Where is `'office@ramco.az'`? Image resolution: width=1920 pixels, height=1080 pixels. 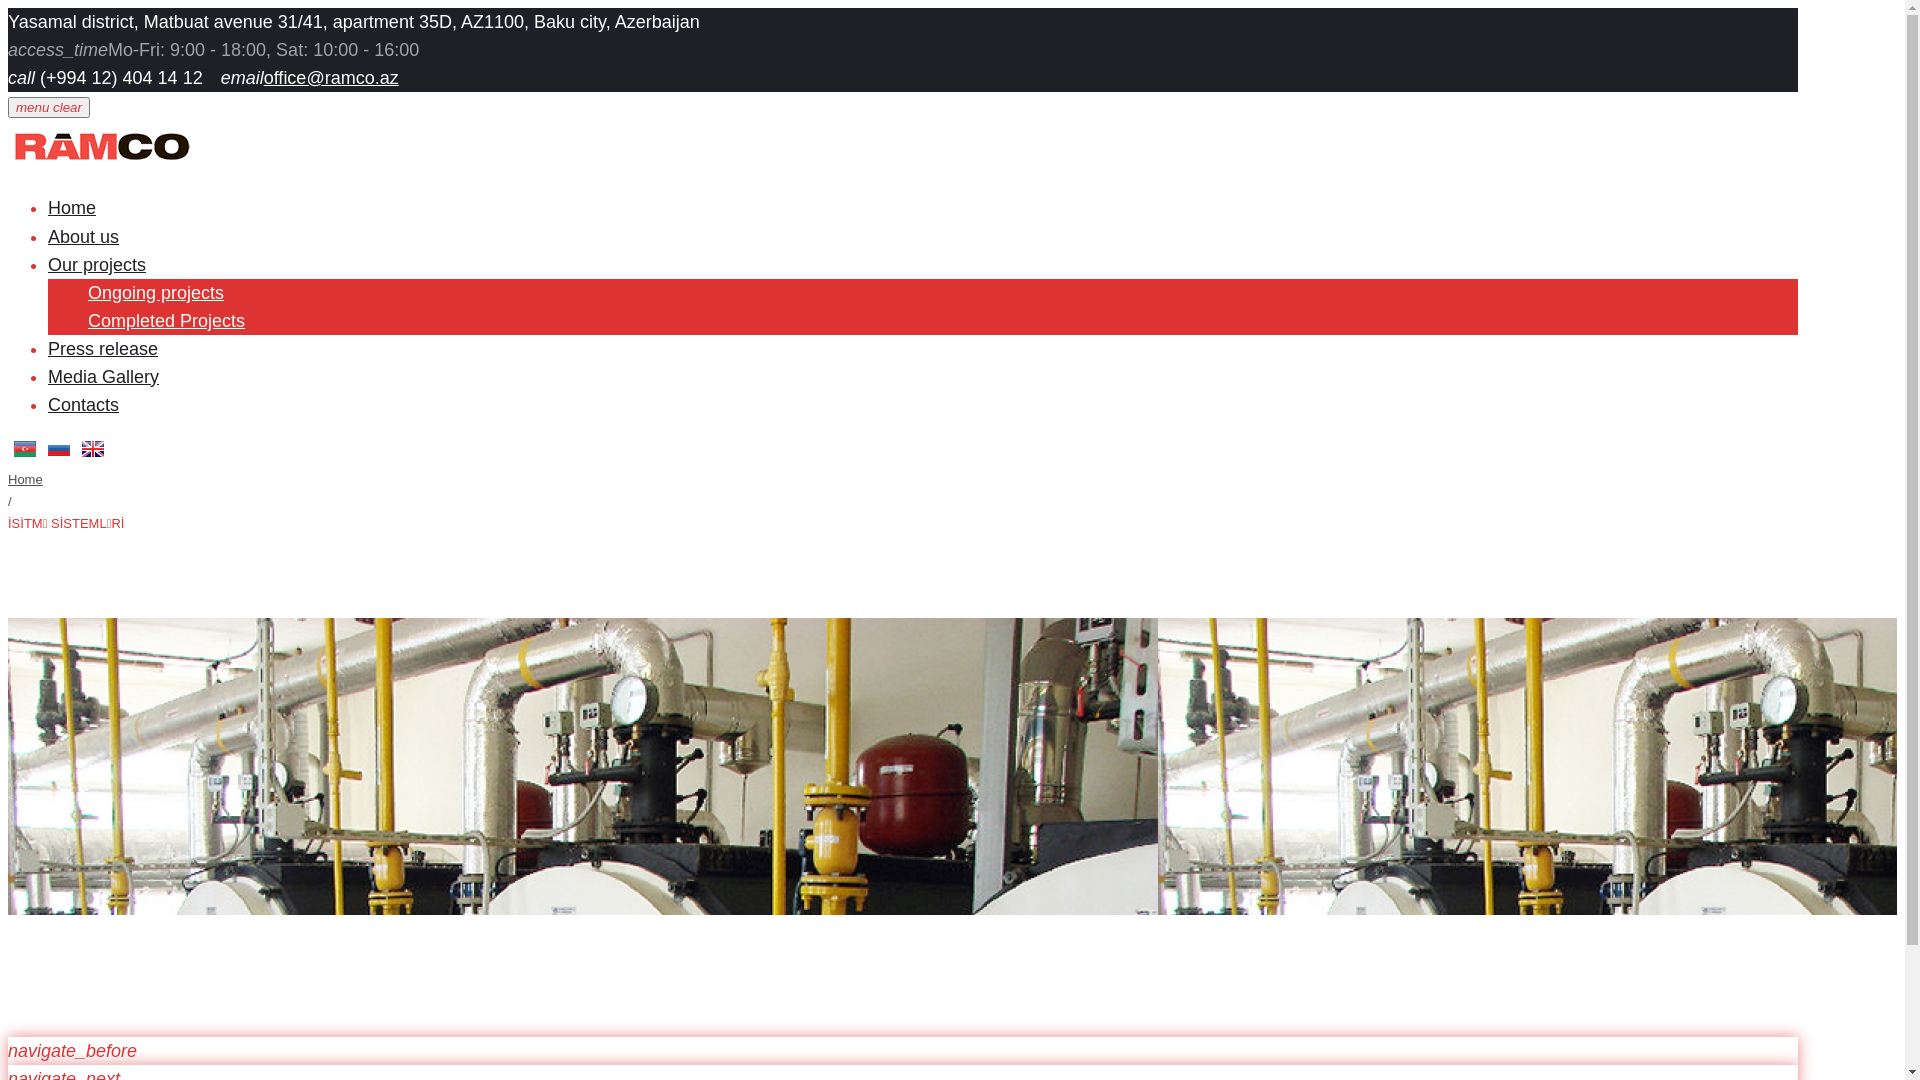
'office@ramco.az' is located at coordinates (331, 76).